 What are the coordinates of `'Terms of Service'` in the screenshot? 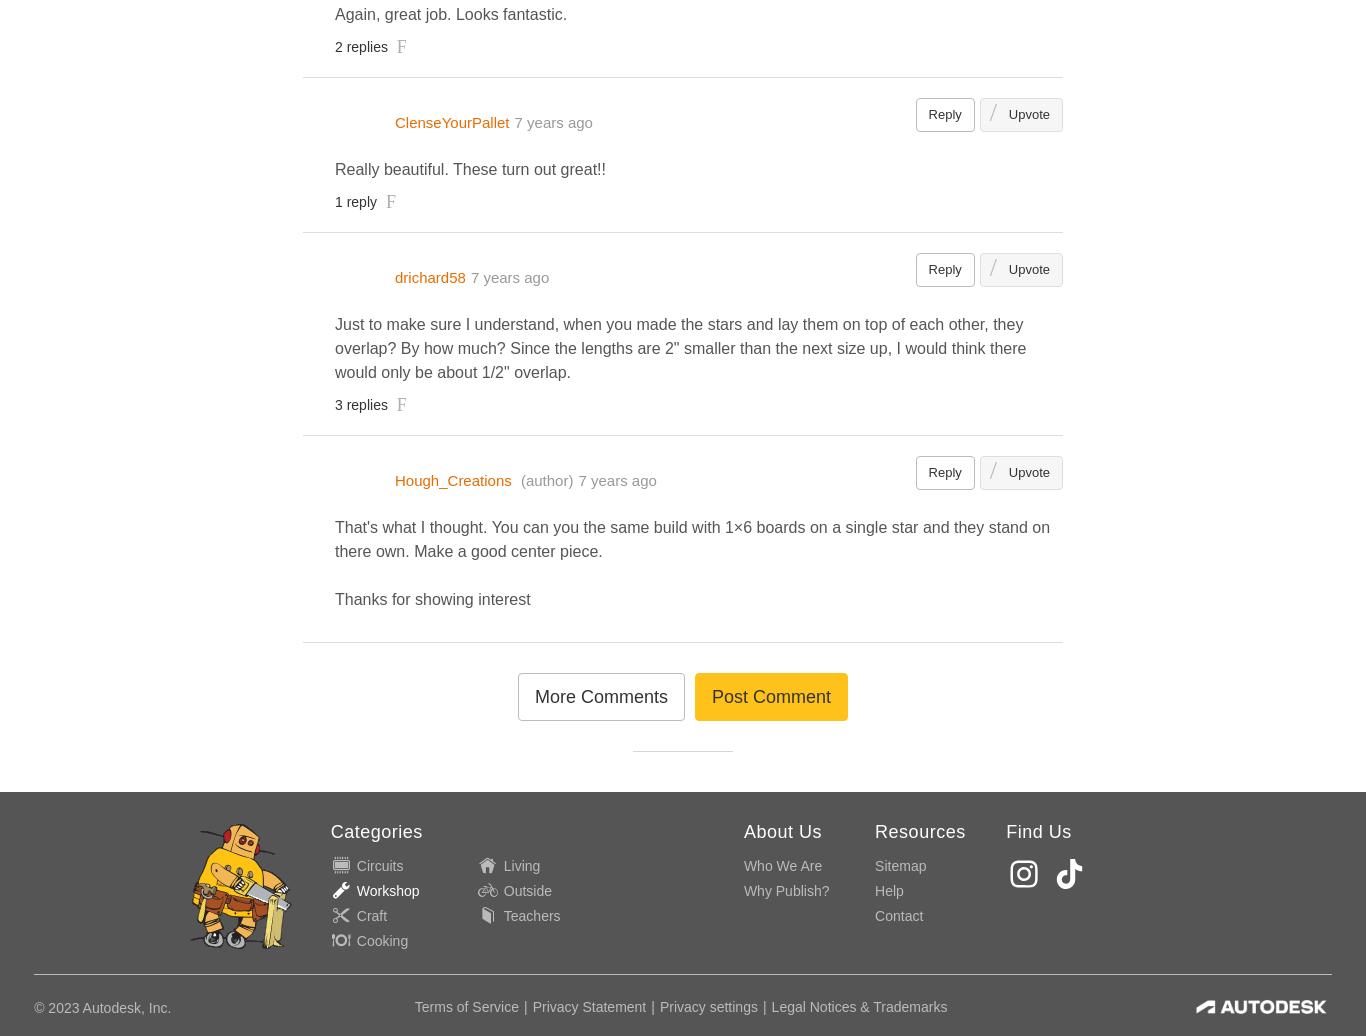 It's located at (466, 1005).